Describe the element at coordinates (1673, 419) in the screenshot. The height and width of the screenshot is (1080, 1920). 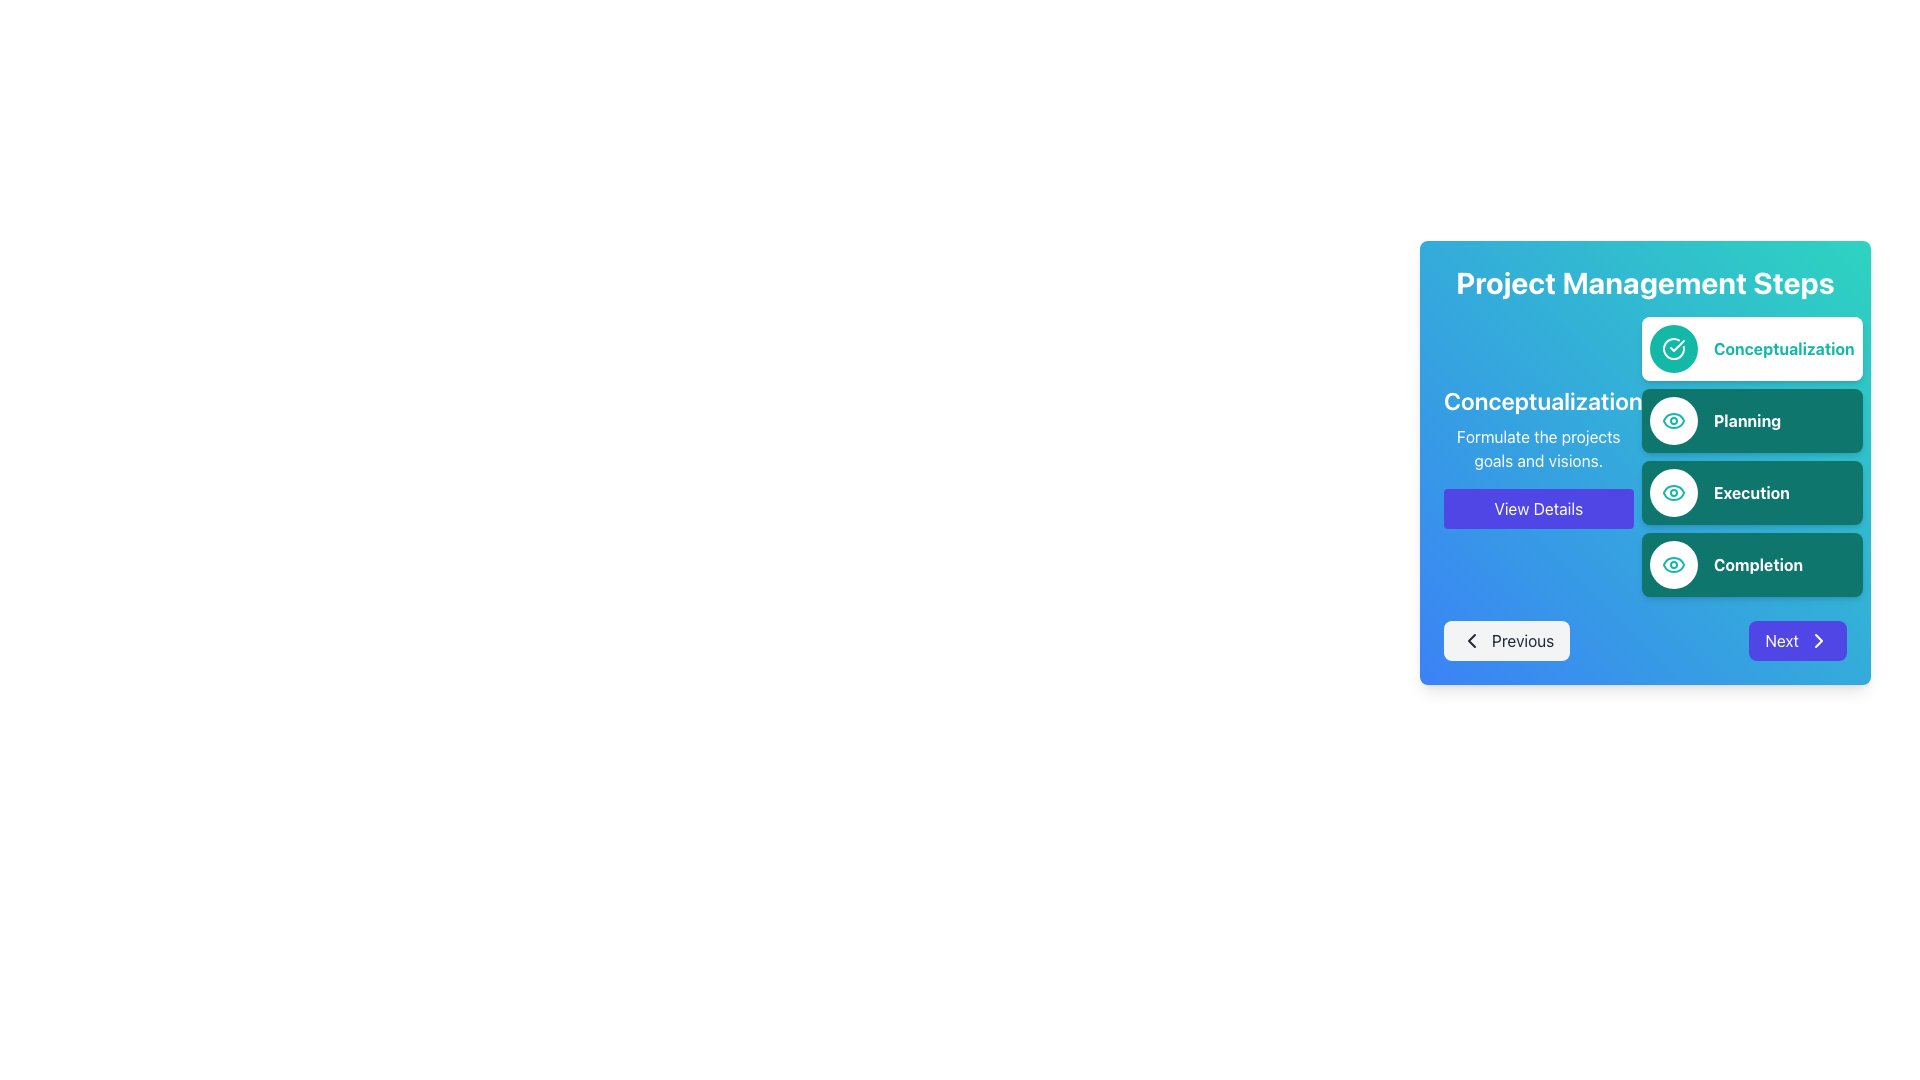
I see `eye icon located within the green circular button adjacent to the 'Execution' label in the project management steps` at that location.